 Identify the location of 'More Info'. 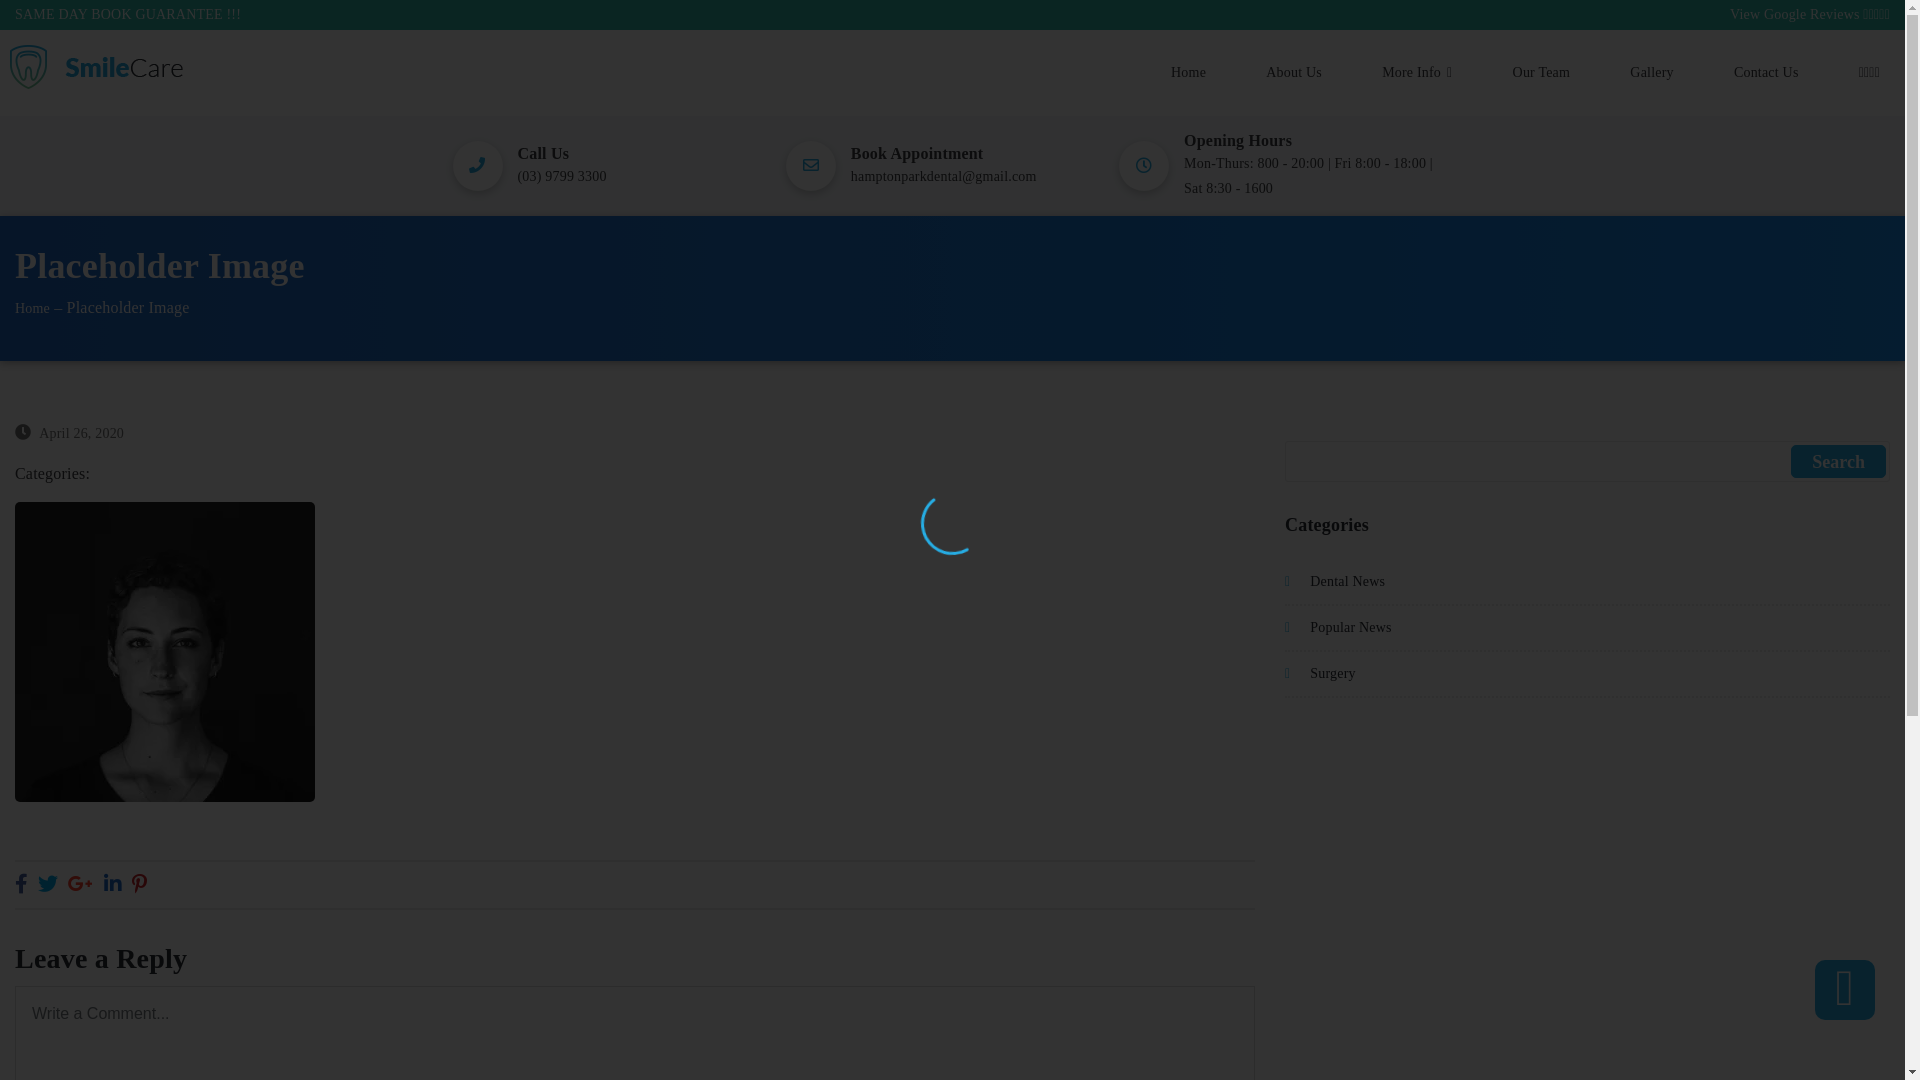
(1415, 71).